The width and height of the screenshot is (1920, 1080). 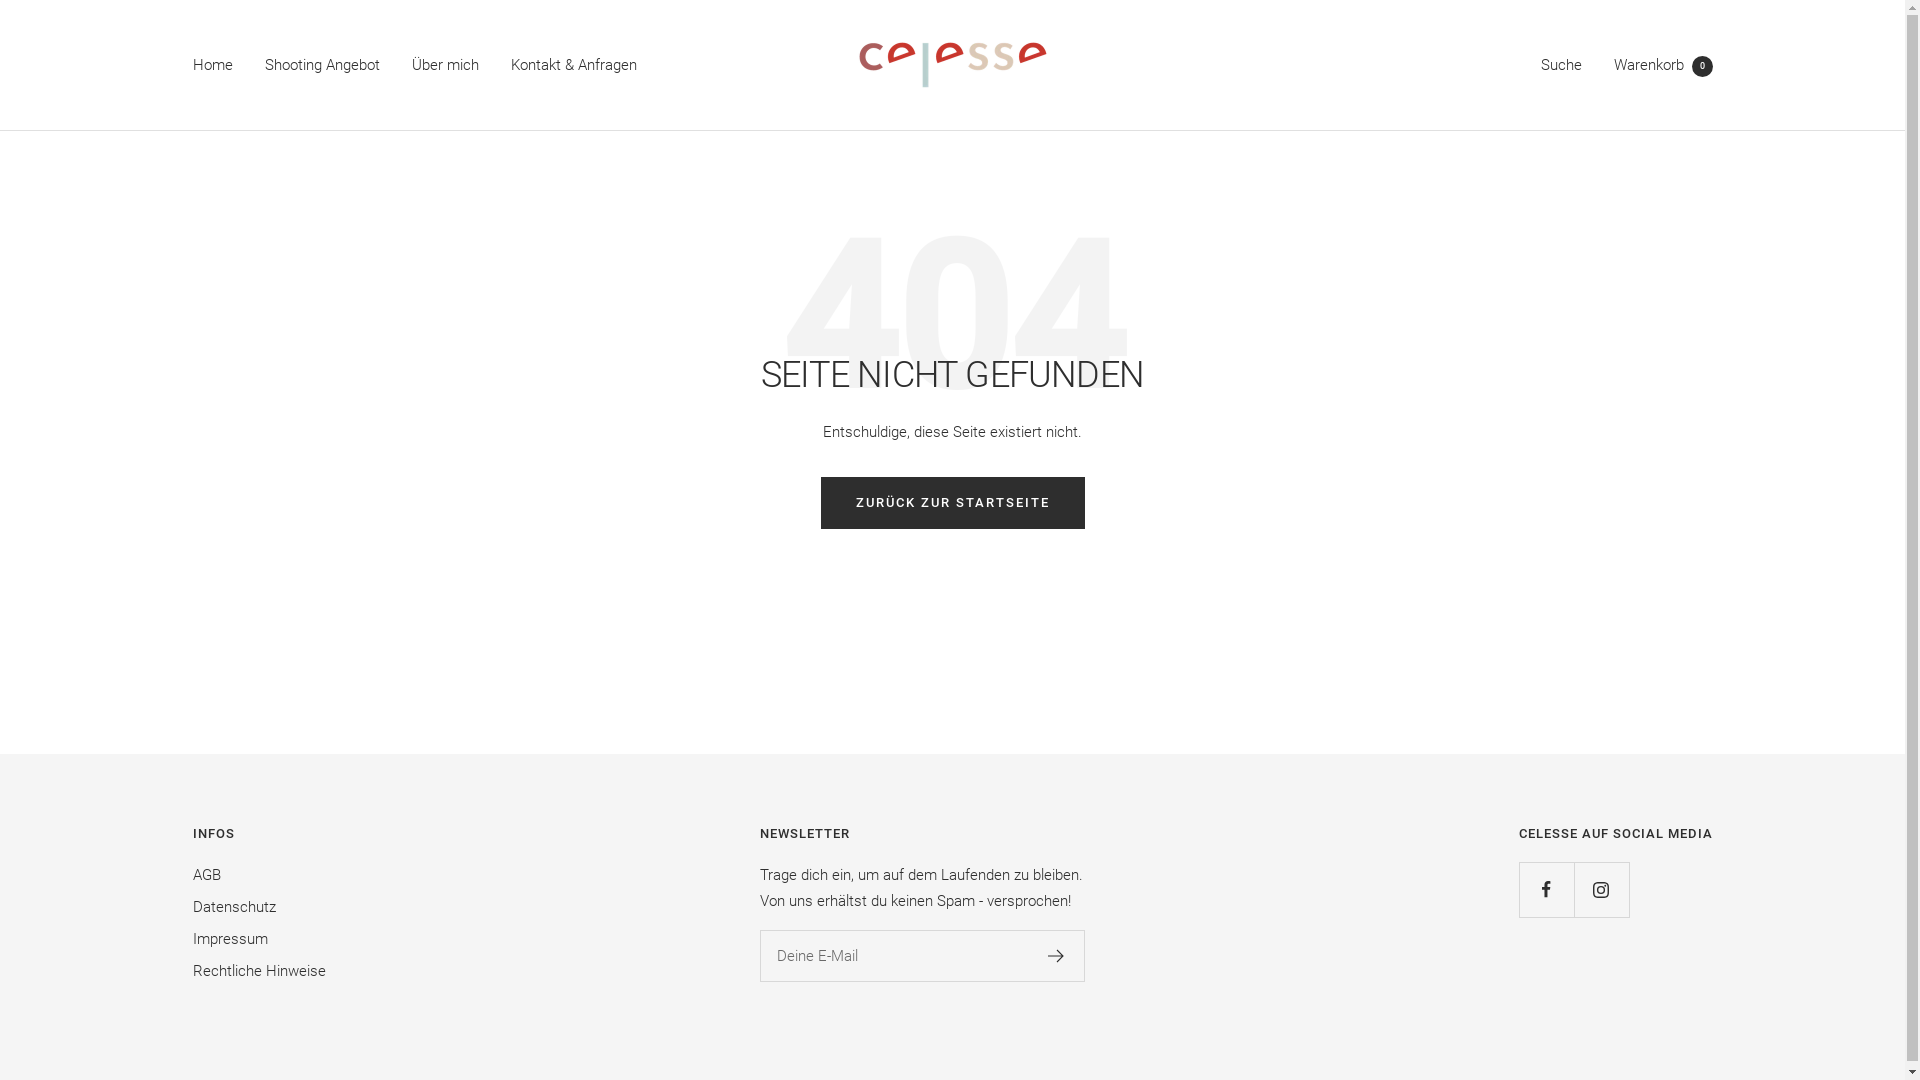 What do you see at coordinates (952, 64) in the screenshot?
I see `'Celesse'` at bounding box center [952, 64].